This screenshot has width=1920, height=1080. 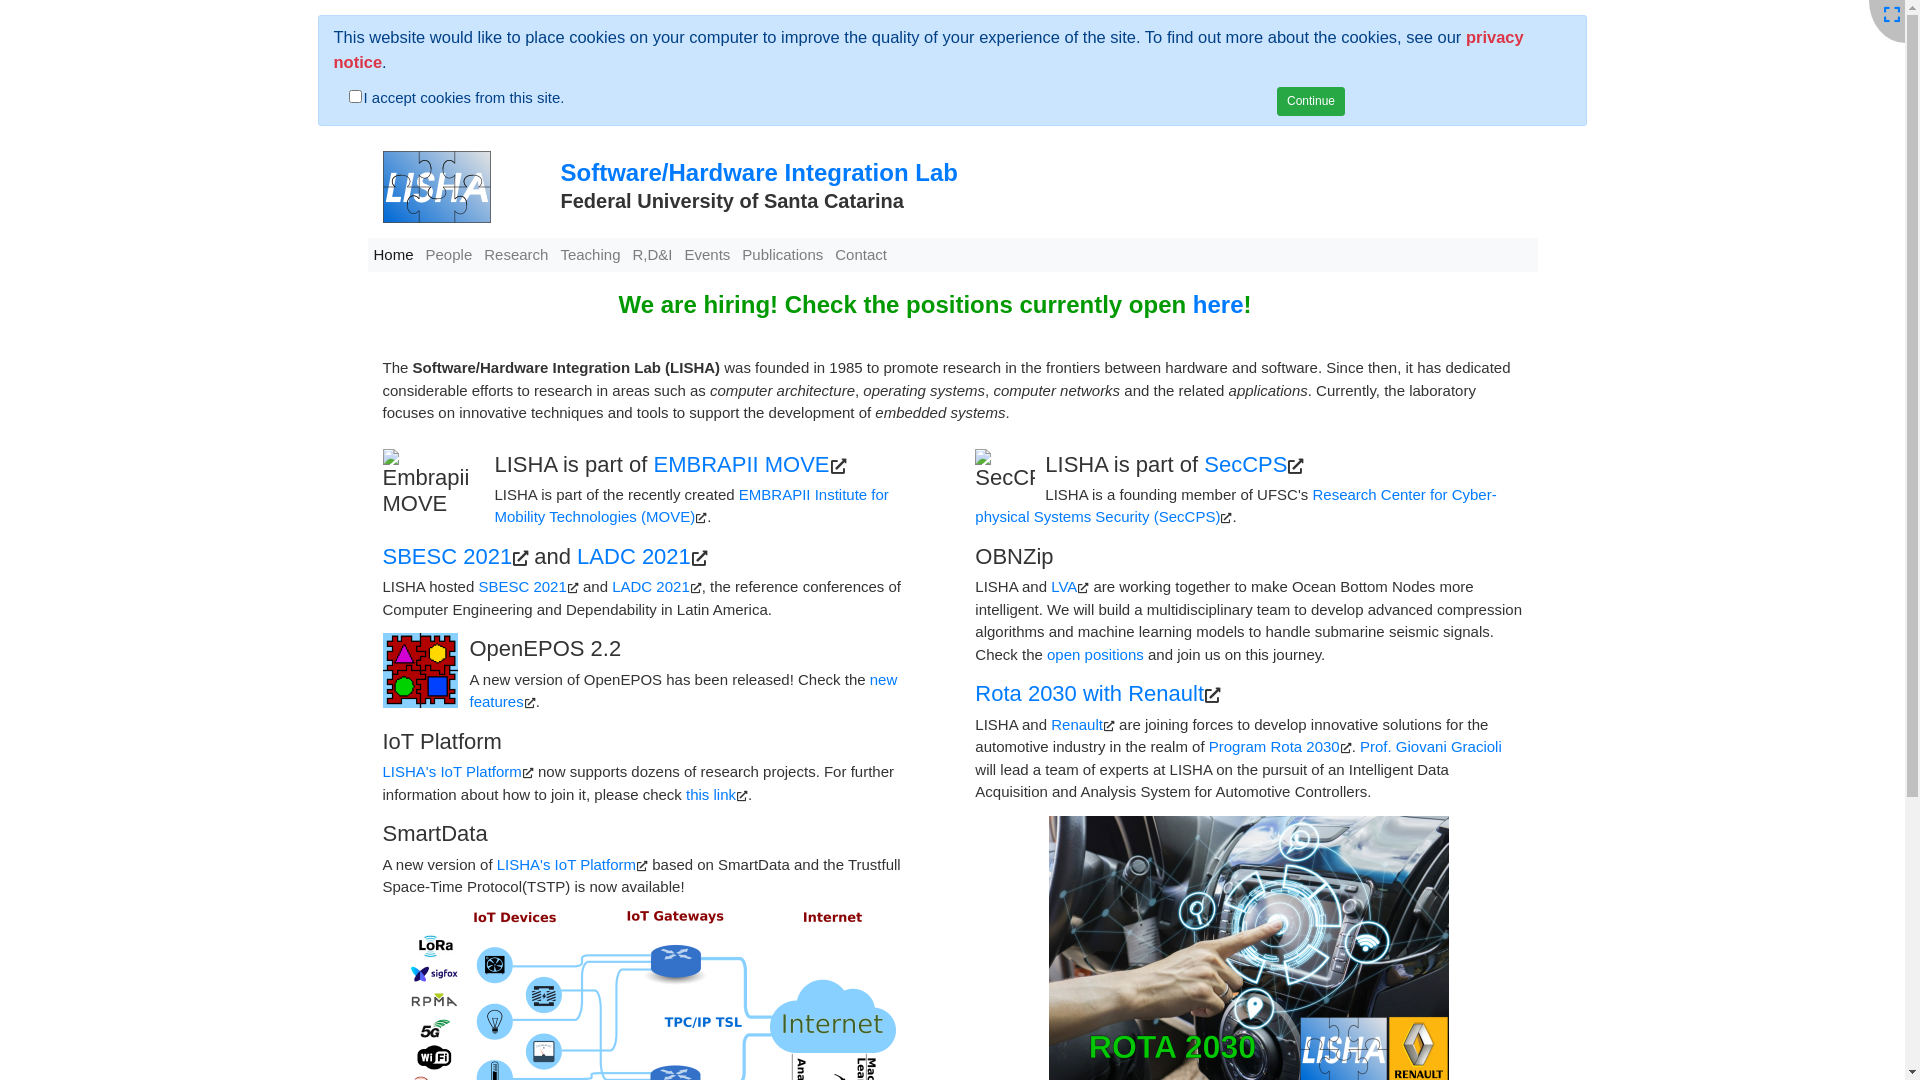 What do you see at coordinates (589, 254) in the screenshot?
I see `'Teaching'` at bounding box center [589, 254].